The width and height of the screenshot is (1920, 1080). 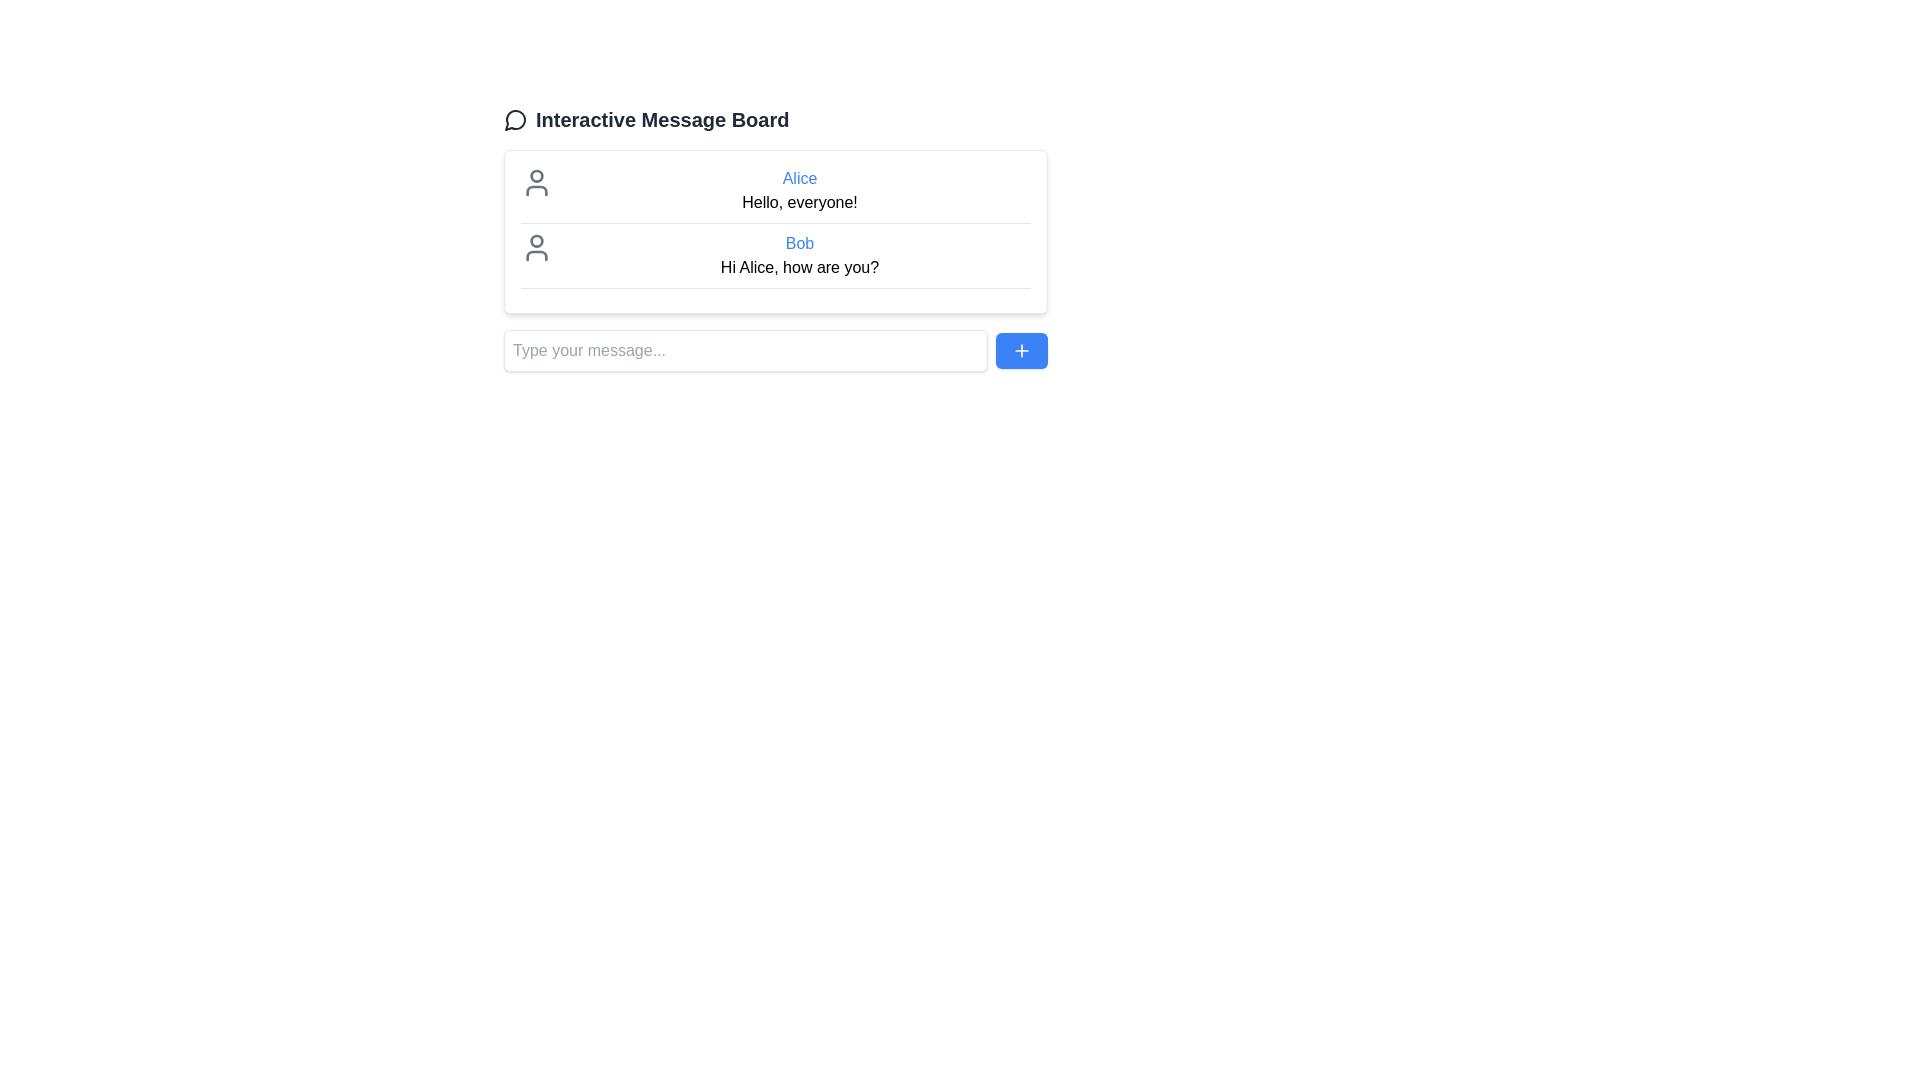 I want to click on the chat message component attributed to 'Bob', which displays the message 'Hi Alice, how are you?', so click(x=775, y=259).